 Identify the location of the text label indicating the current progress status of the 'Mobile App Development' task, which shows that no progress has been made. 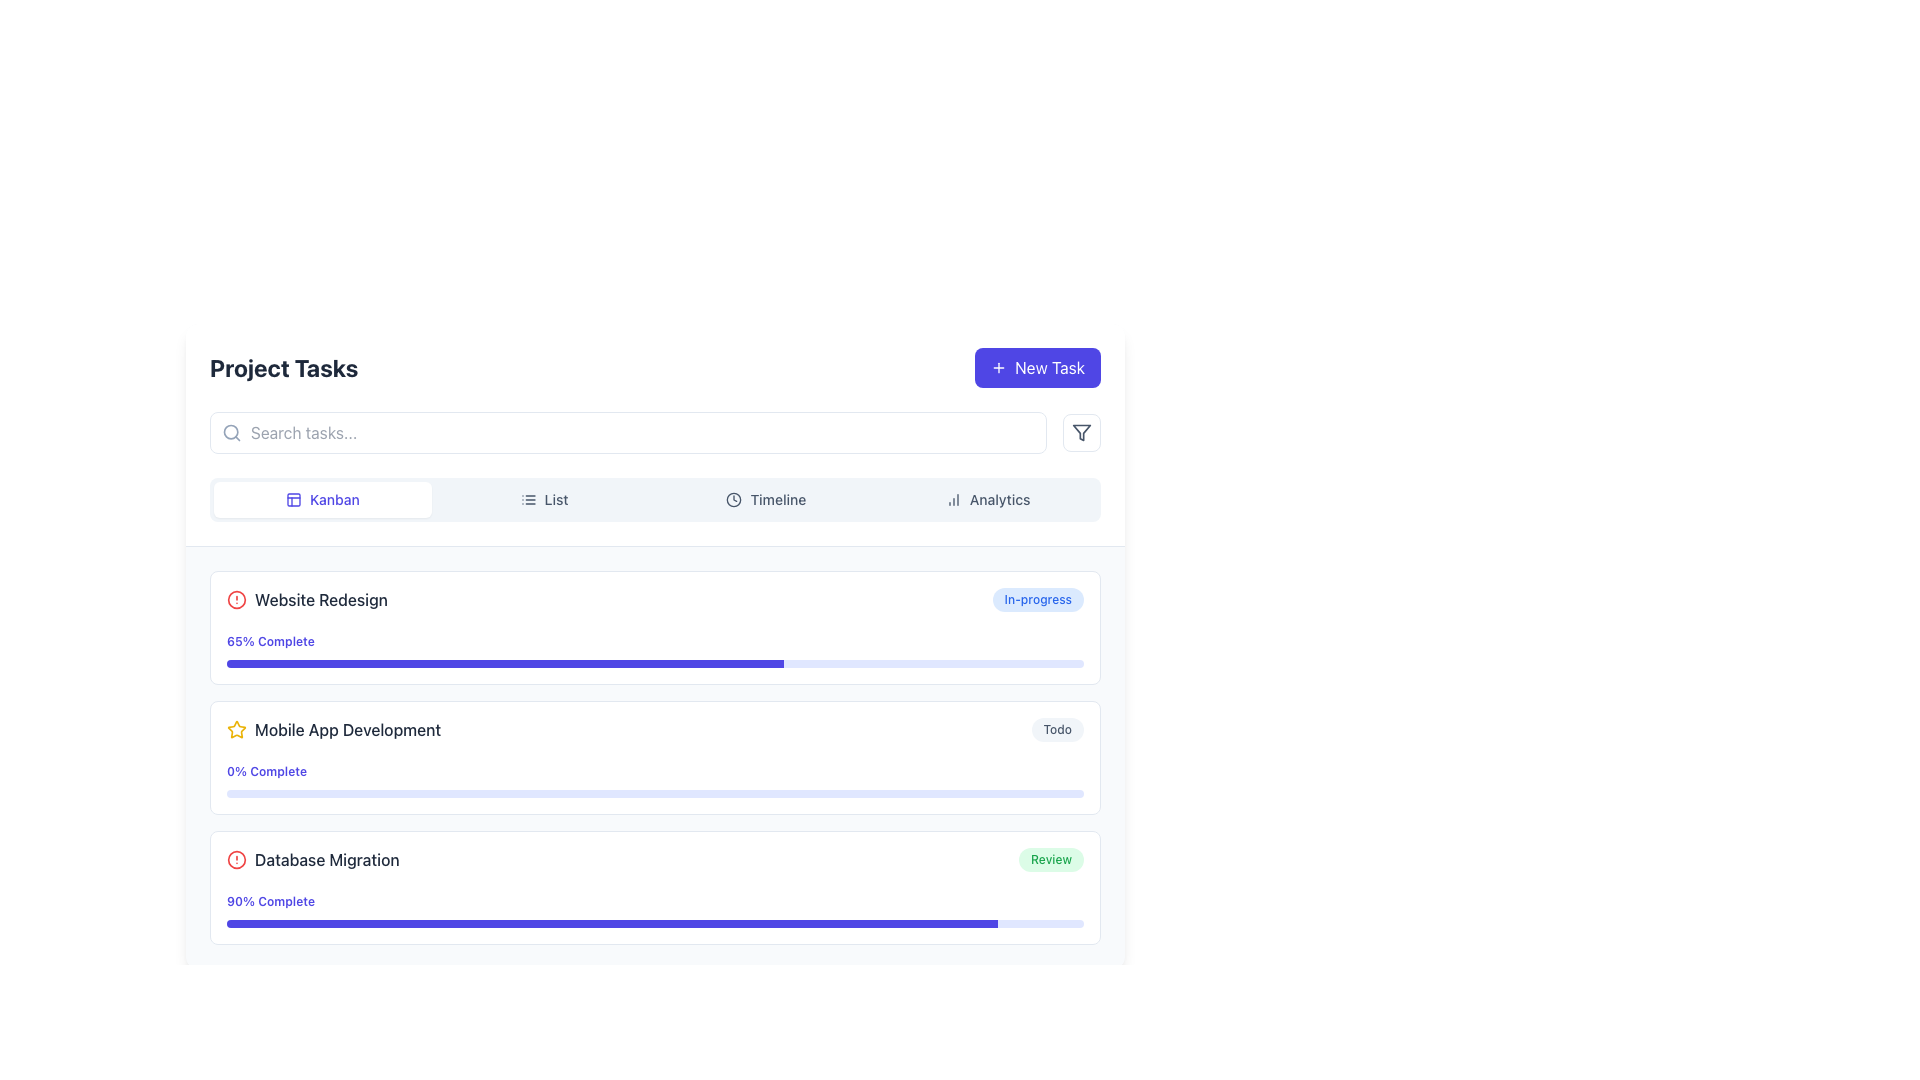
(266, 770).